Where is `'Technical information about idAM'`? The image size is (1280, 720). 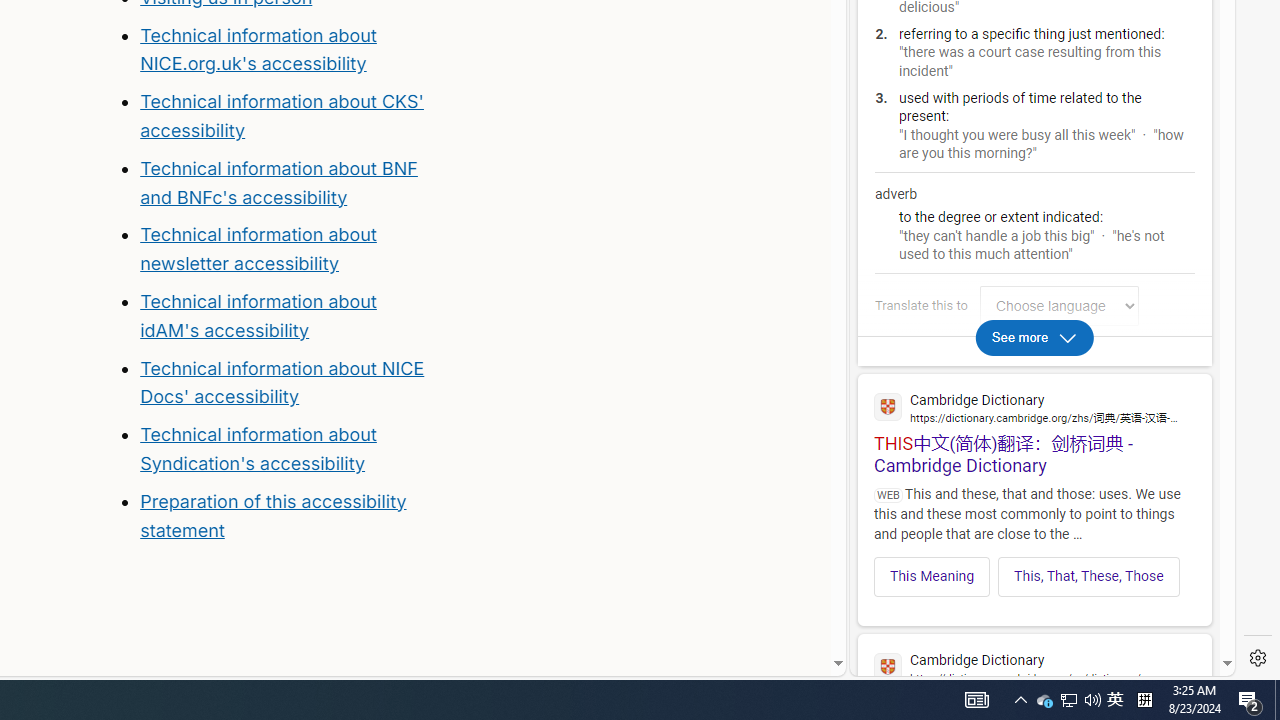 'Technical information about idAM' is located at coordinates (257, 315).